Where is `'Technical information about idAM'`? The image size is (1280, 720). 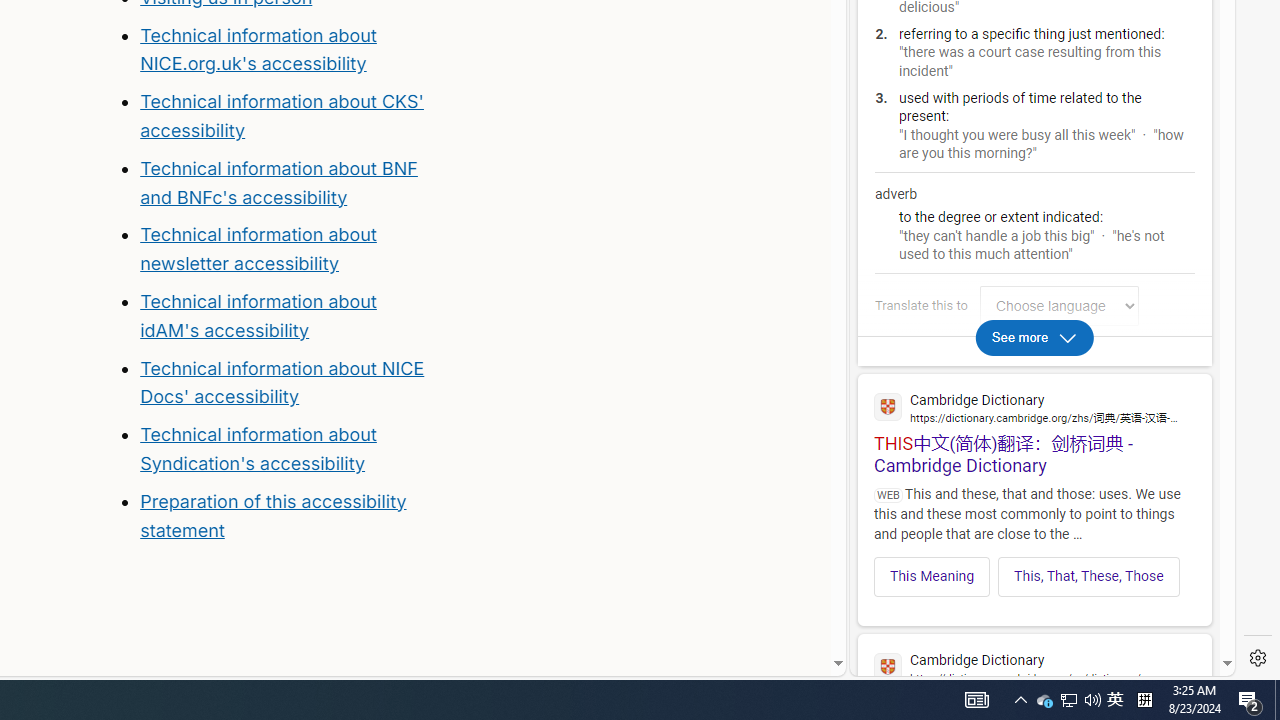 'Technical information about idAM' is located at coordinates (257, 315).